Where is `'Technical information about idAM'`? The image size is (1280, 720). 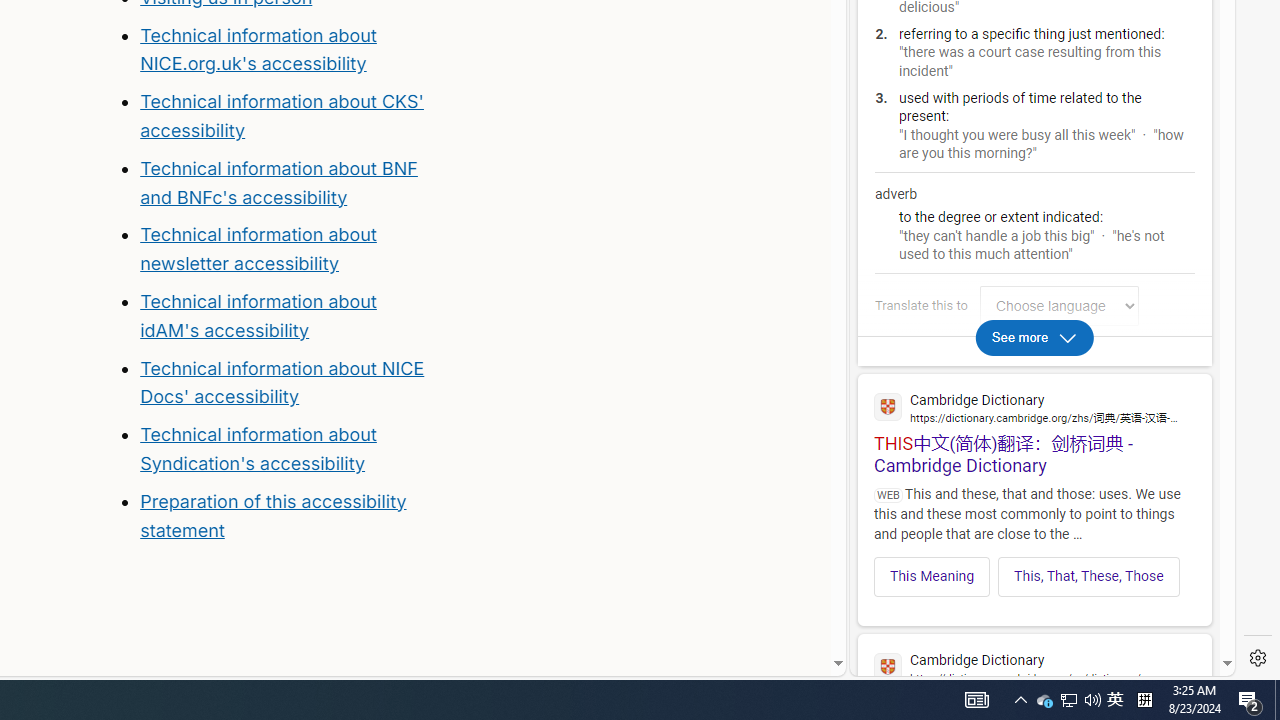 'Technical information about idAM' is located at coordinates (257, 315).